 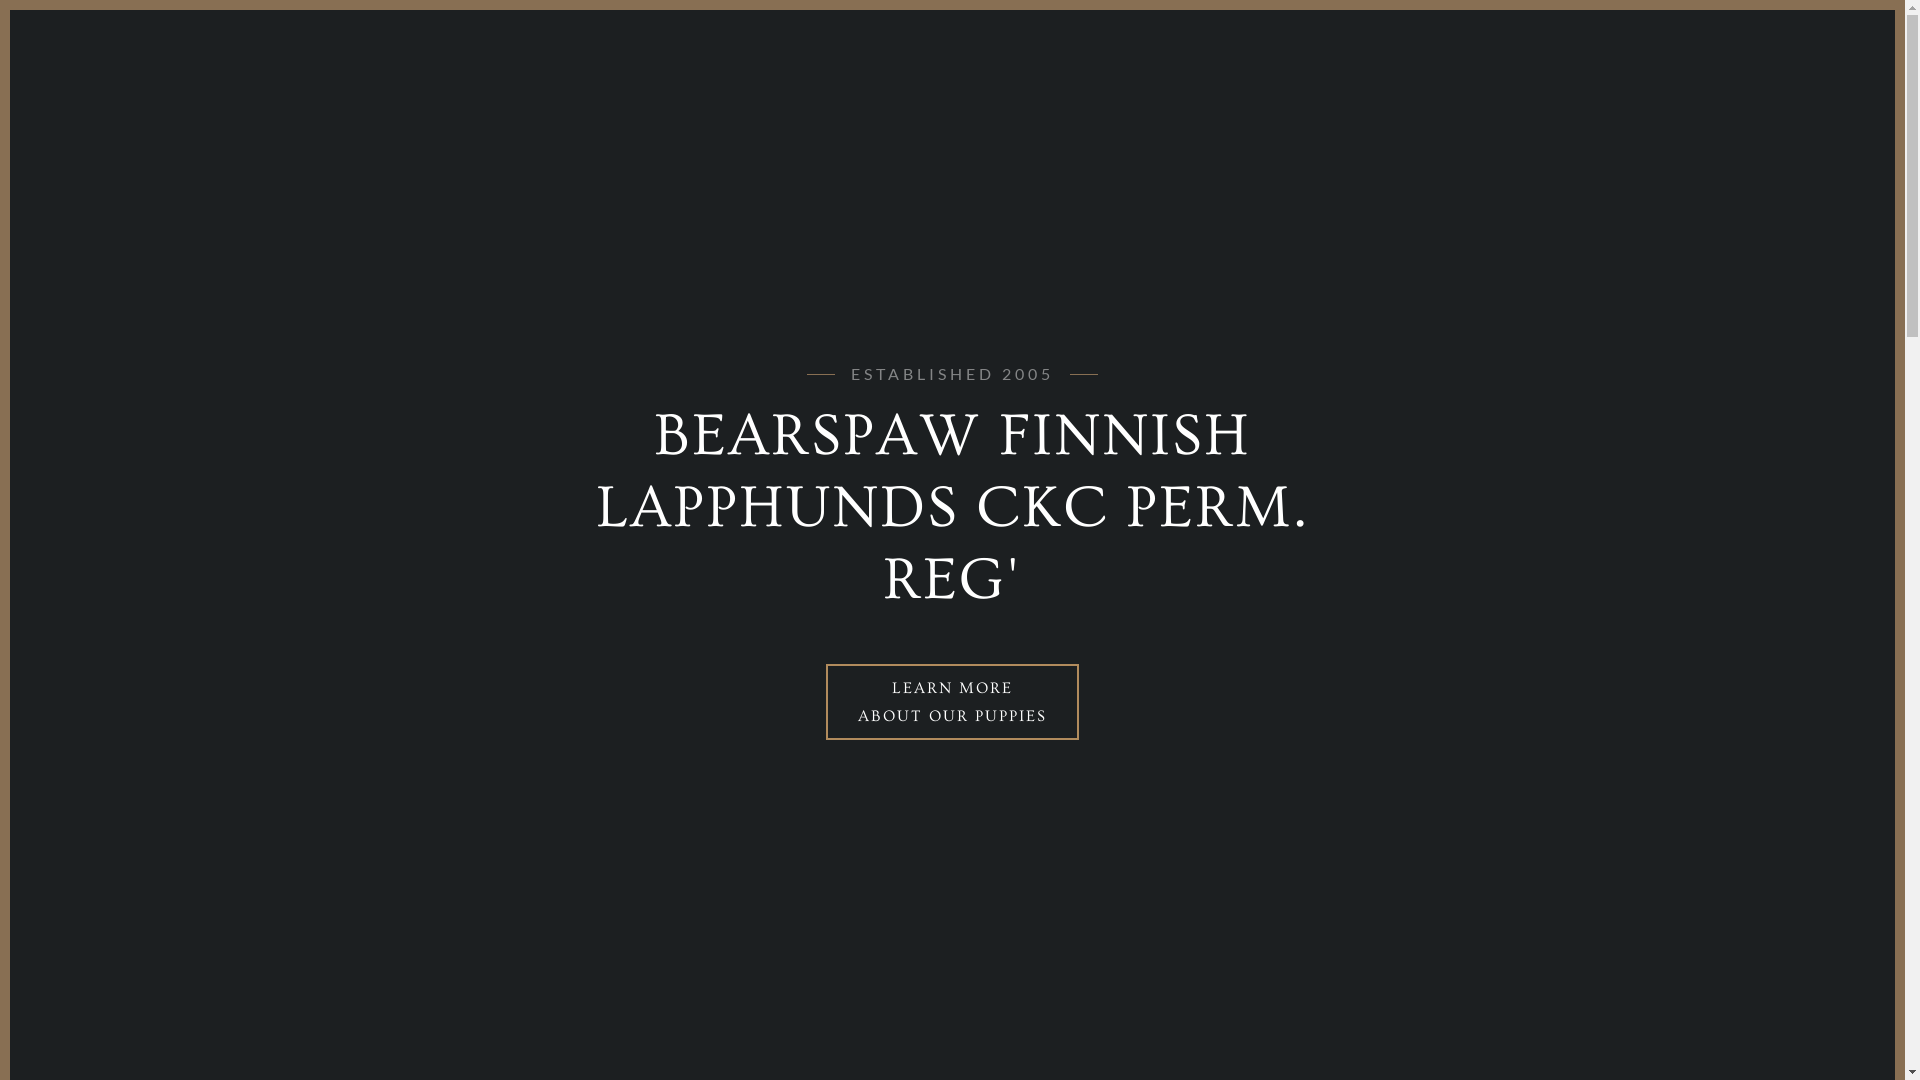 I want to click on 'LEARN MORE, so click(x=951, y=701).